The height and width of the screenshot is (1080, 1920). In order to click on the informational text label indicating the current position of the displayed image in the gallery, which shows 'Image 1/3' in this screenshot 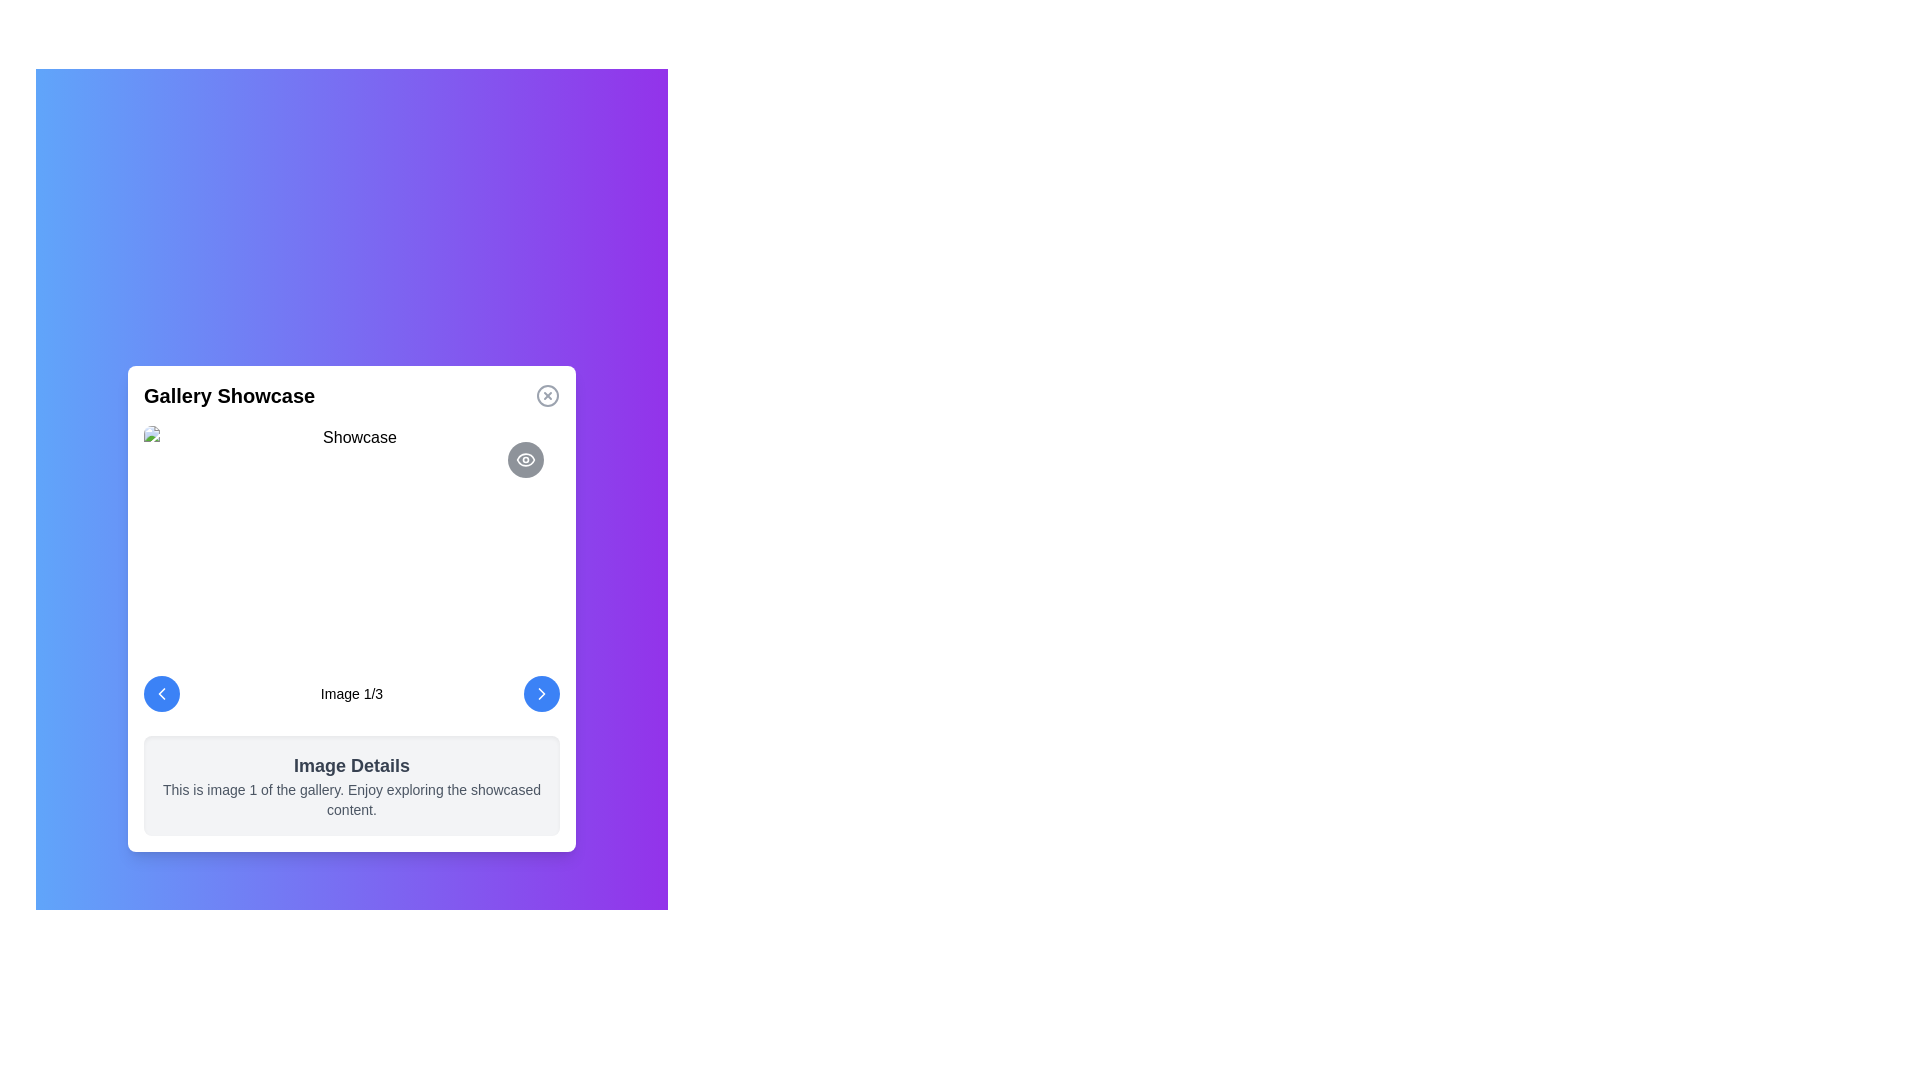, I will do `click(351, 693)`.